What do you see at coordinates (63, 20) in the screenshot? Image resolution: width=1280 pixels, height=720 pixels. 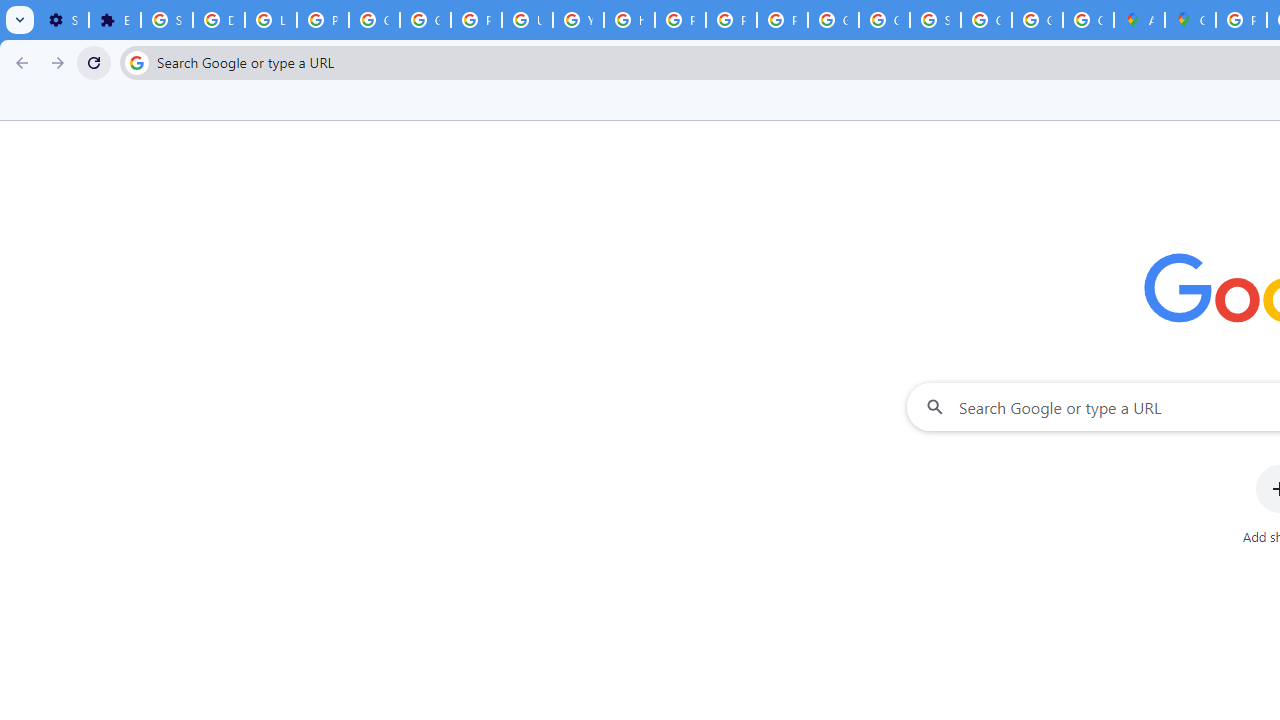 I see `'Settings - On startup'` at bounding box center [63, 20].